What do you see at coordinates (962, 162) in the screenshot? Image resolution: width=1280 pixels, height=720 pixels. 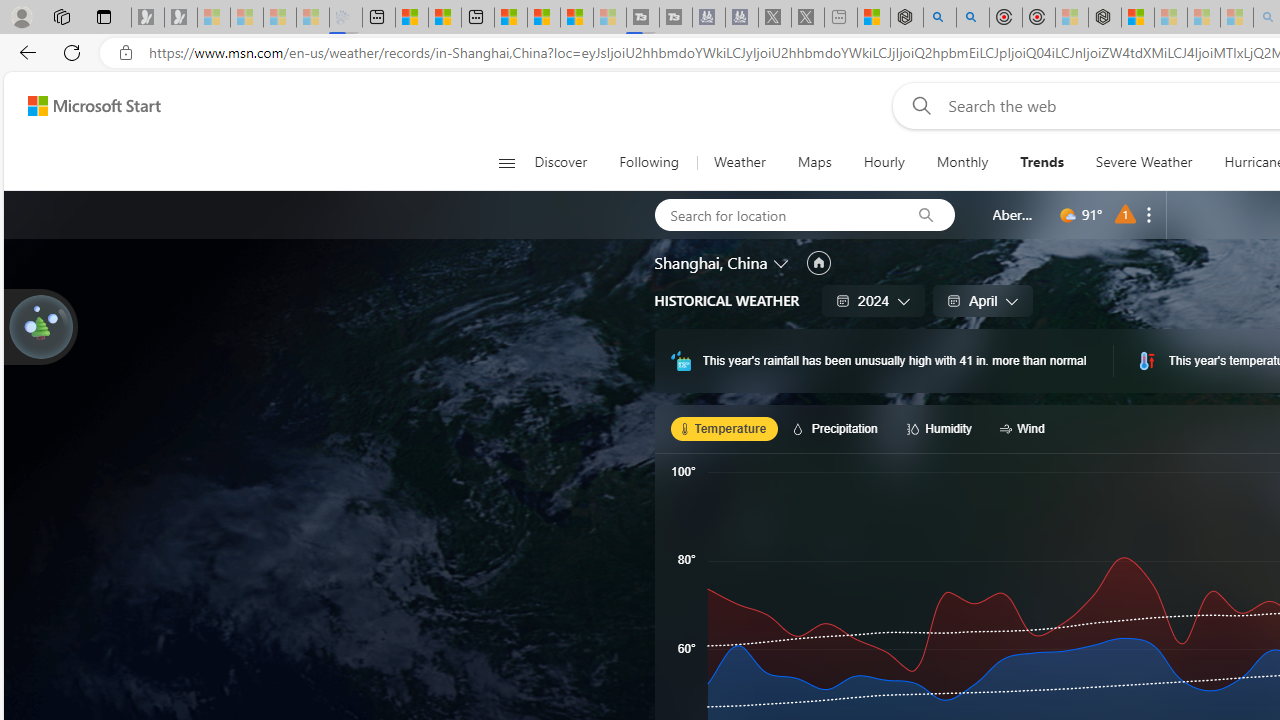 I see `'Monthly'` at bounding box center [962, 162].